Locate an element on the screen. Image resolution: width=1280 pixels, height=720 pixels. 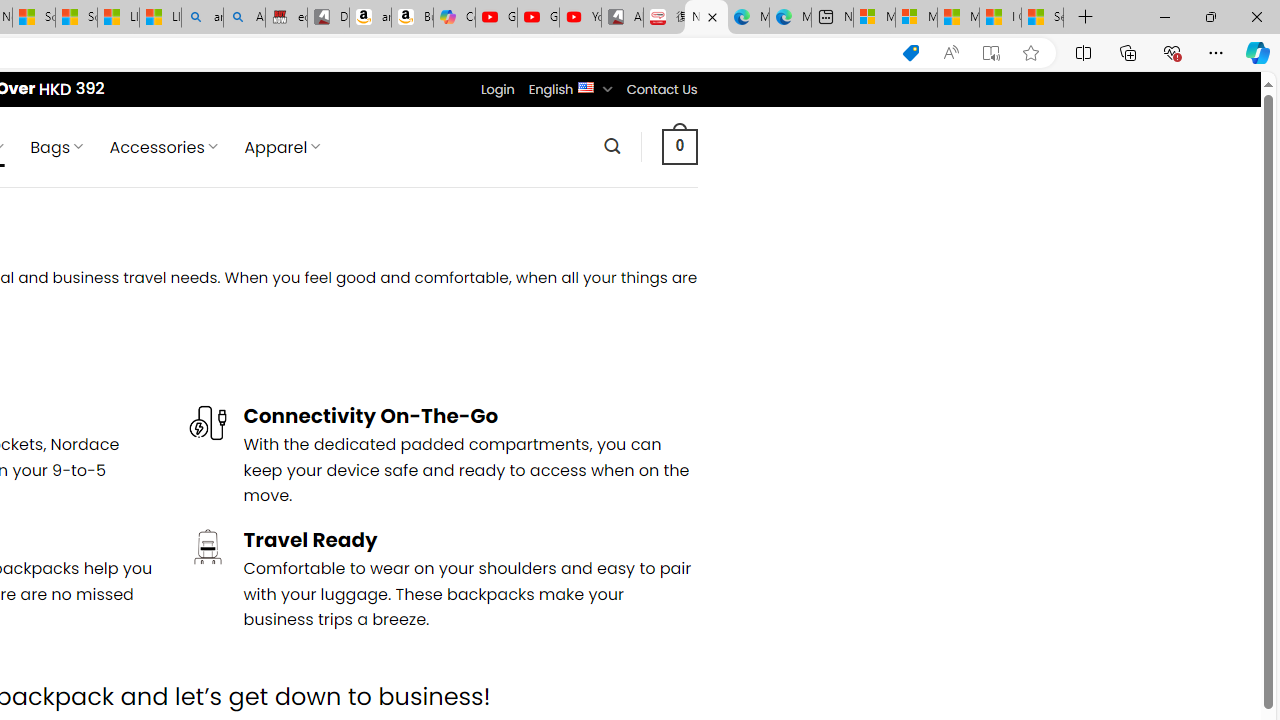
'Enter Immersive Reader (F9)' is located at coordinates (991, 52).